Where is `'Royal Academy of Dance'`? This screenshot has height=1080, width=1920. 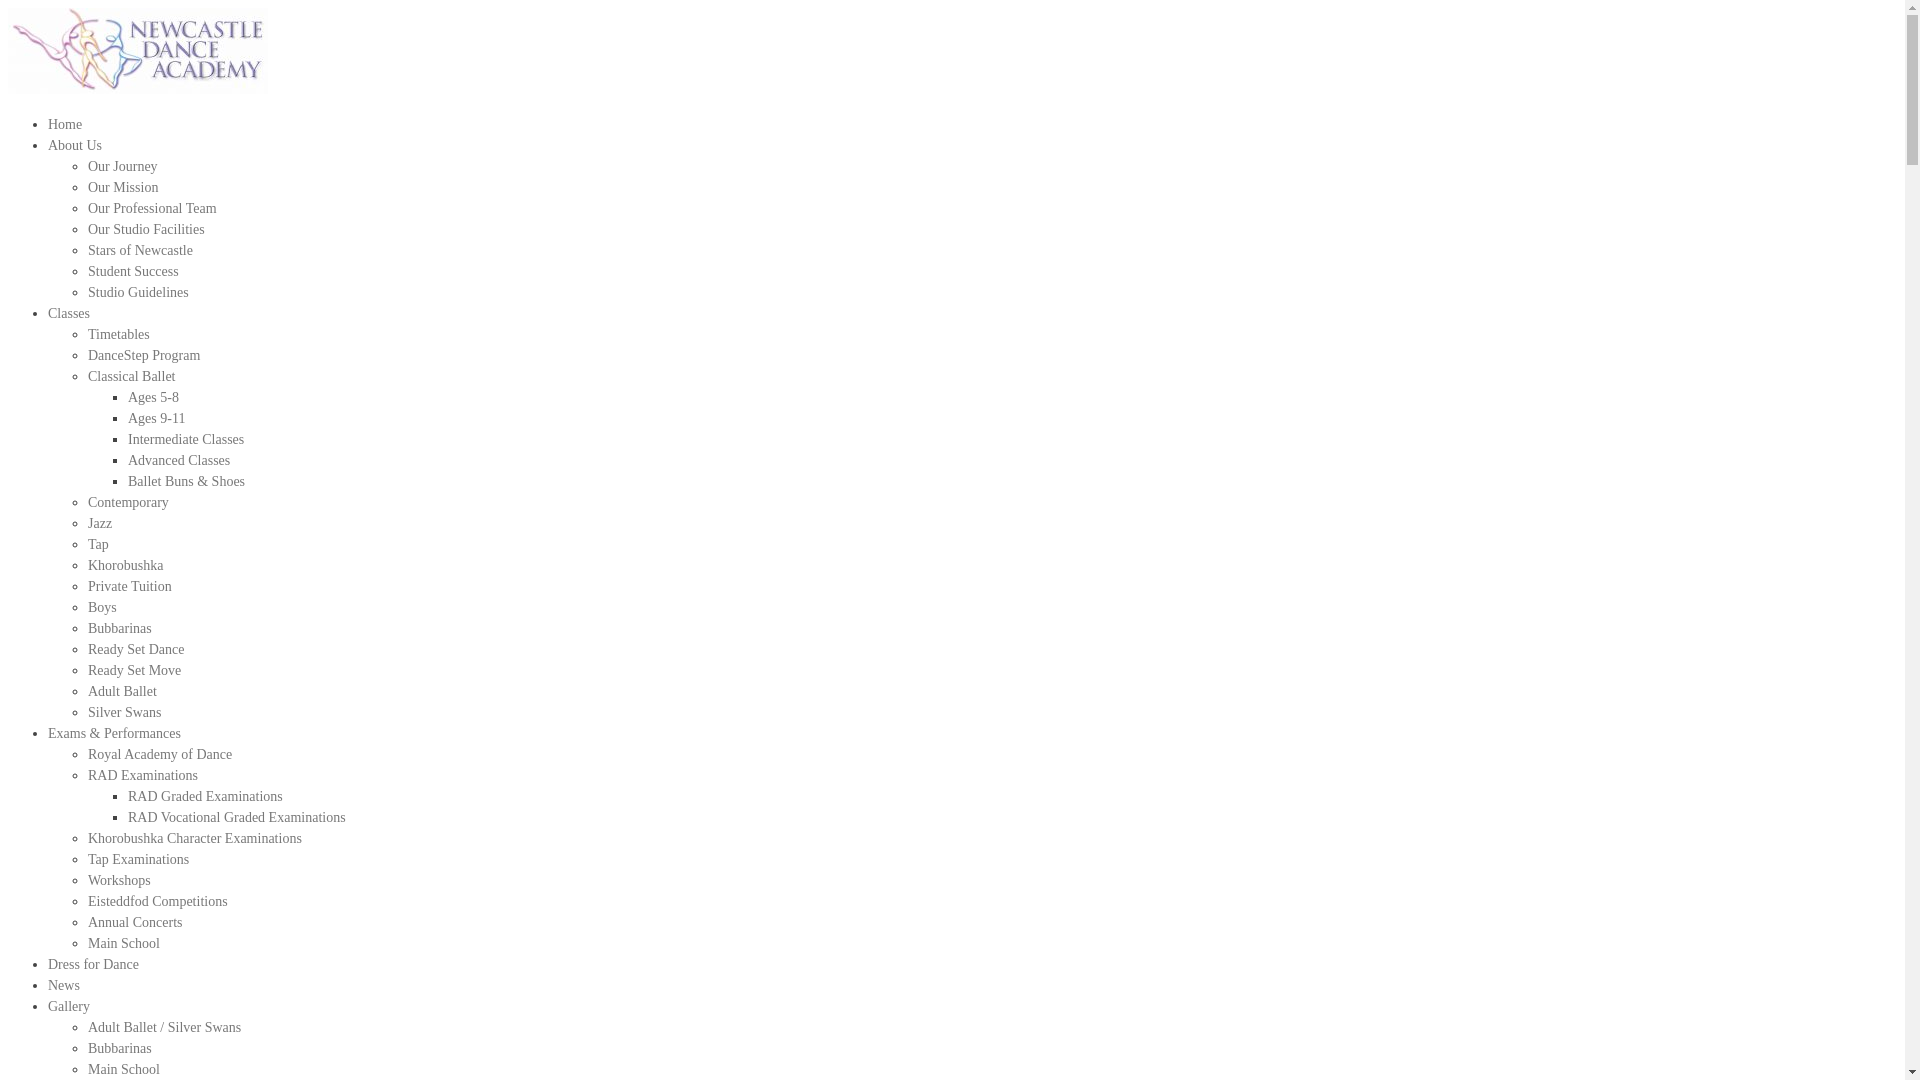 'Royal Academy of Dance' is located at coordinates (158, 754).